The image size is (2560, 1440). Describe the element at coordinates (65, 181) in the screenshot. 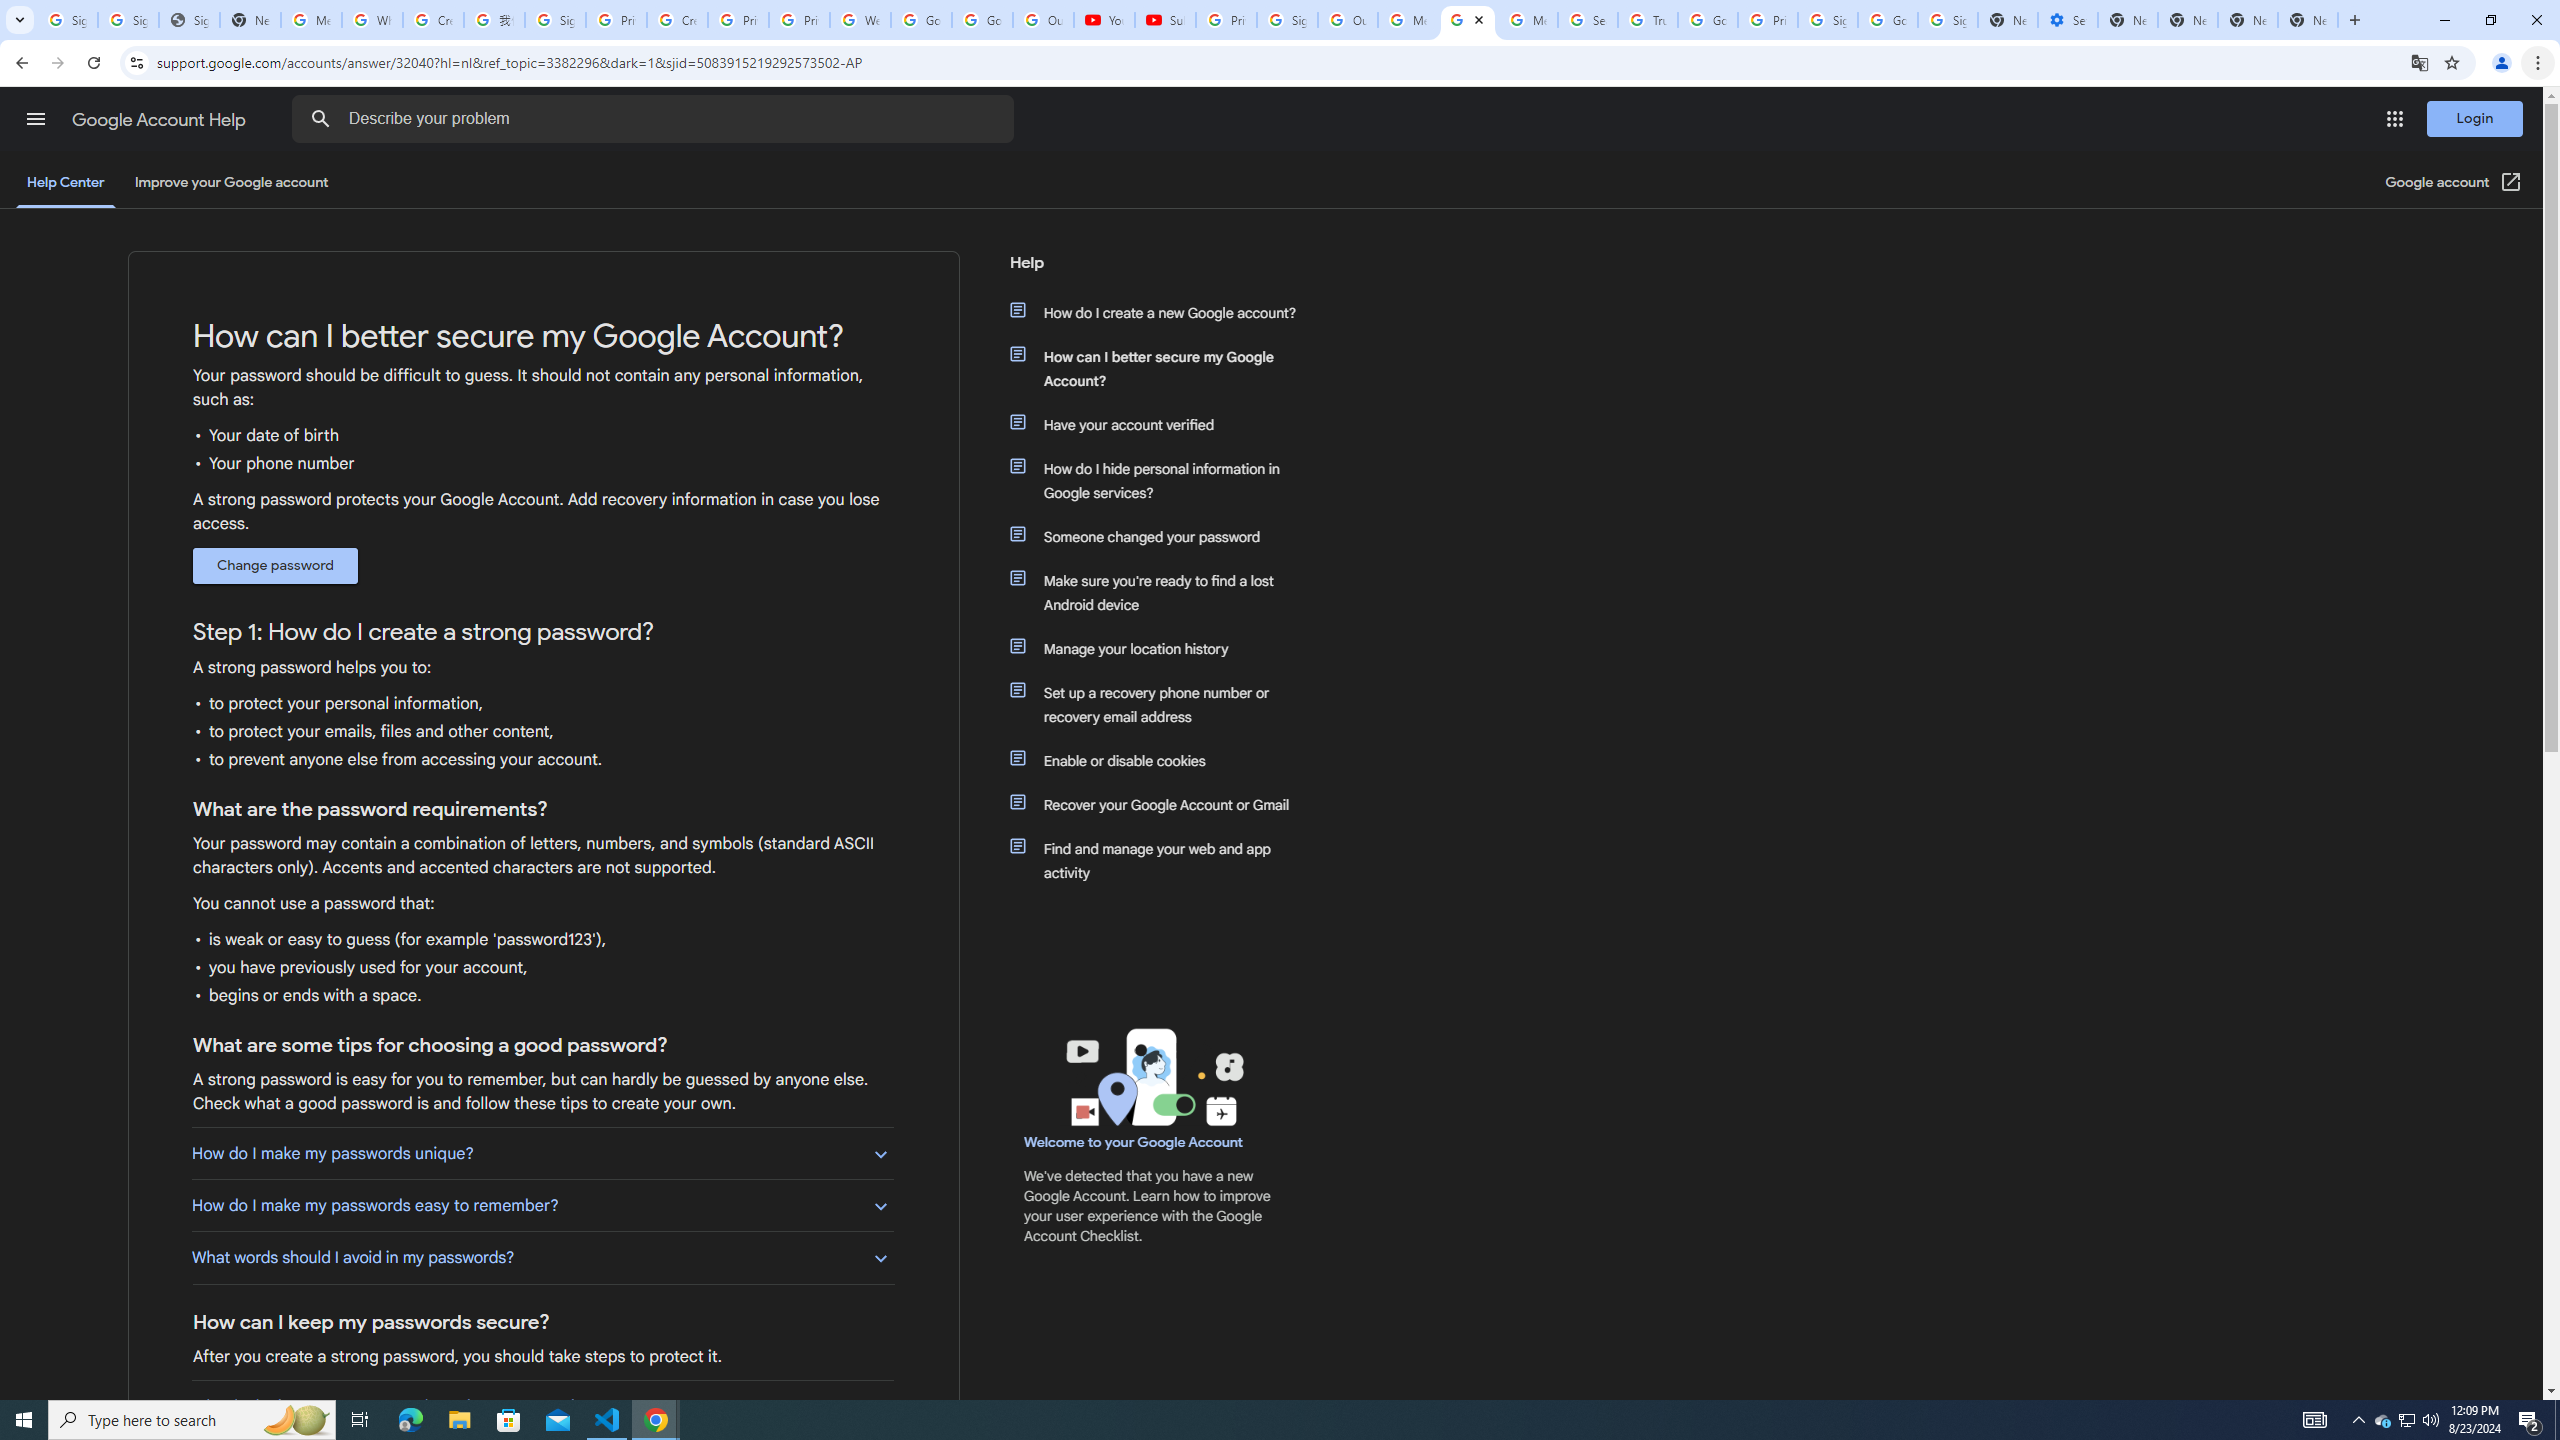

I see `'Help Center'` at that location.